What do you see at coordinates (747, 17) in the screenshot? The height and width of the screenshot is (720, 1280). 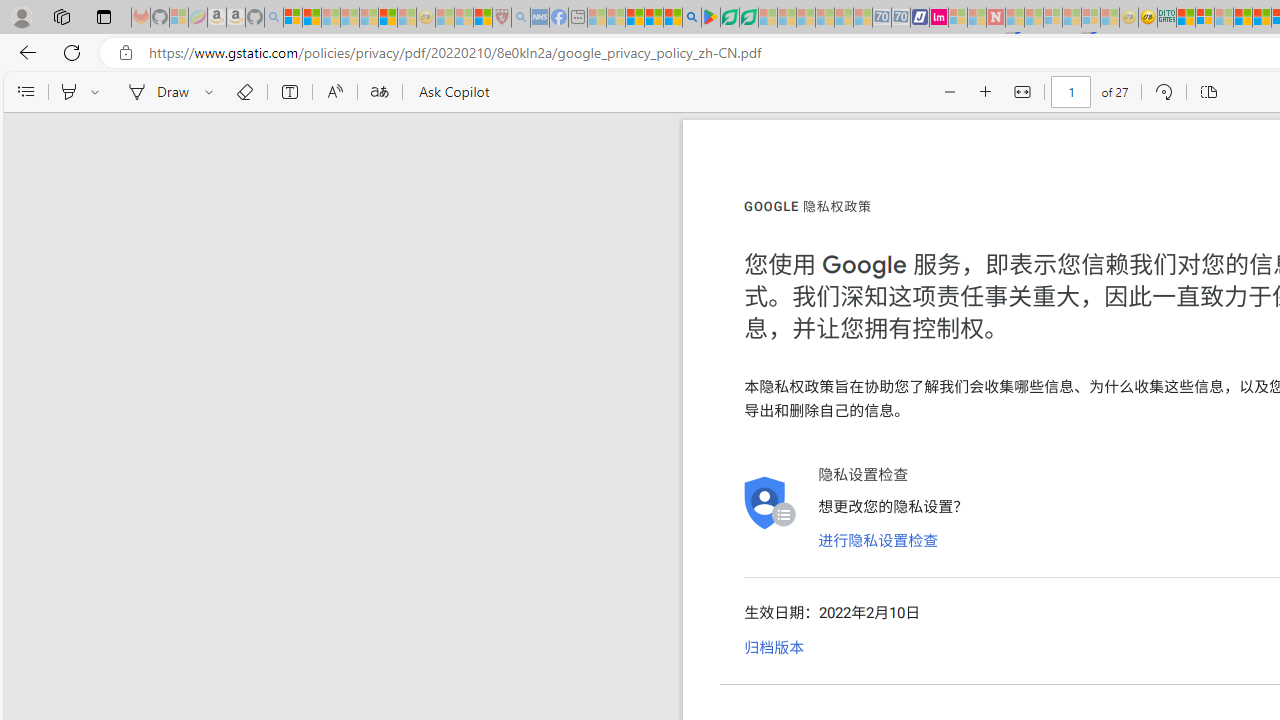 I see `'Microsoft Word - consumer-privacy address update 2.2021'` at bounding box center [747, 17].